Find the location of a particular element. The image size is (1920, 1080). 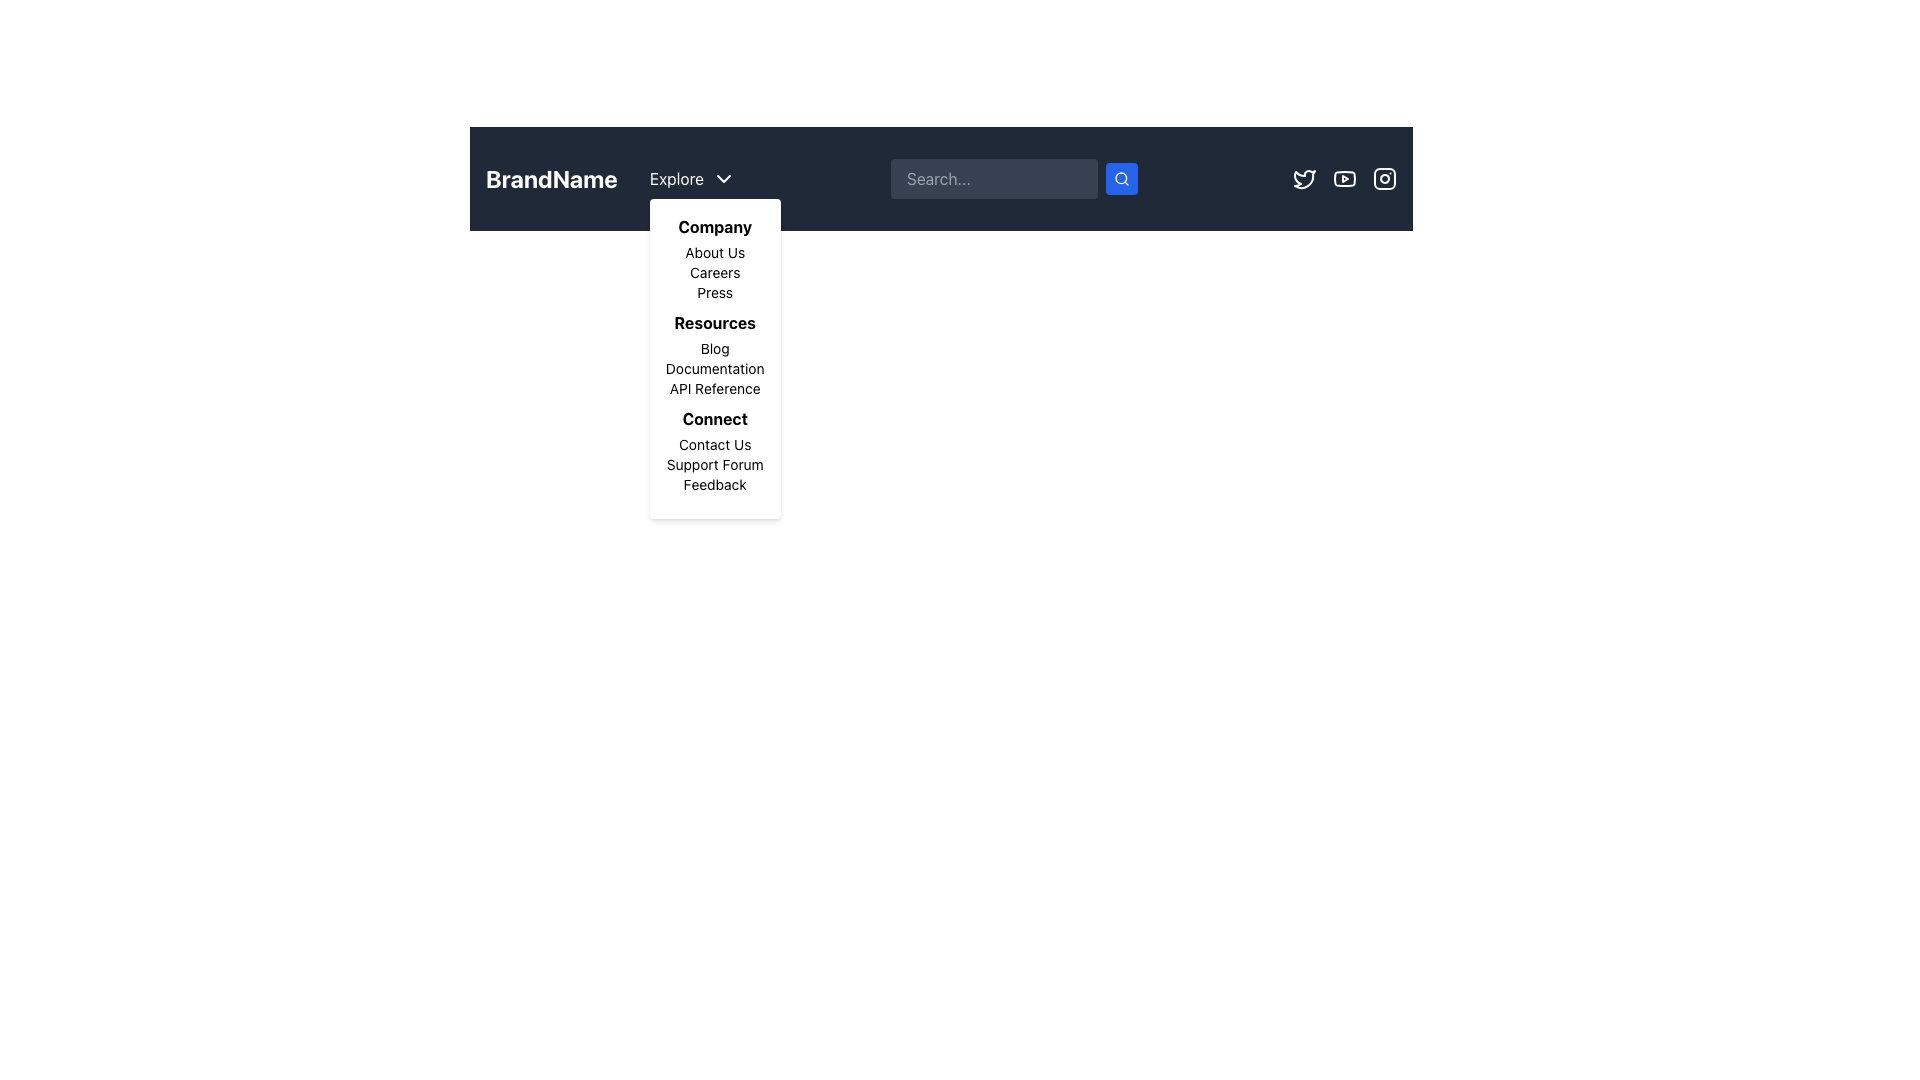

the 'Connect' text label located in the vertical dropdown menu under the 'Resources' section is located at coordinates (715, 418).